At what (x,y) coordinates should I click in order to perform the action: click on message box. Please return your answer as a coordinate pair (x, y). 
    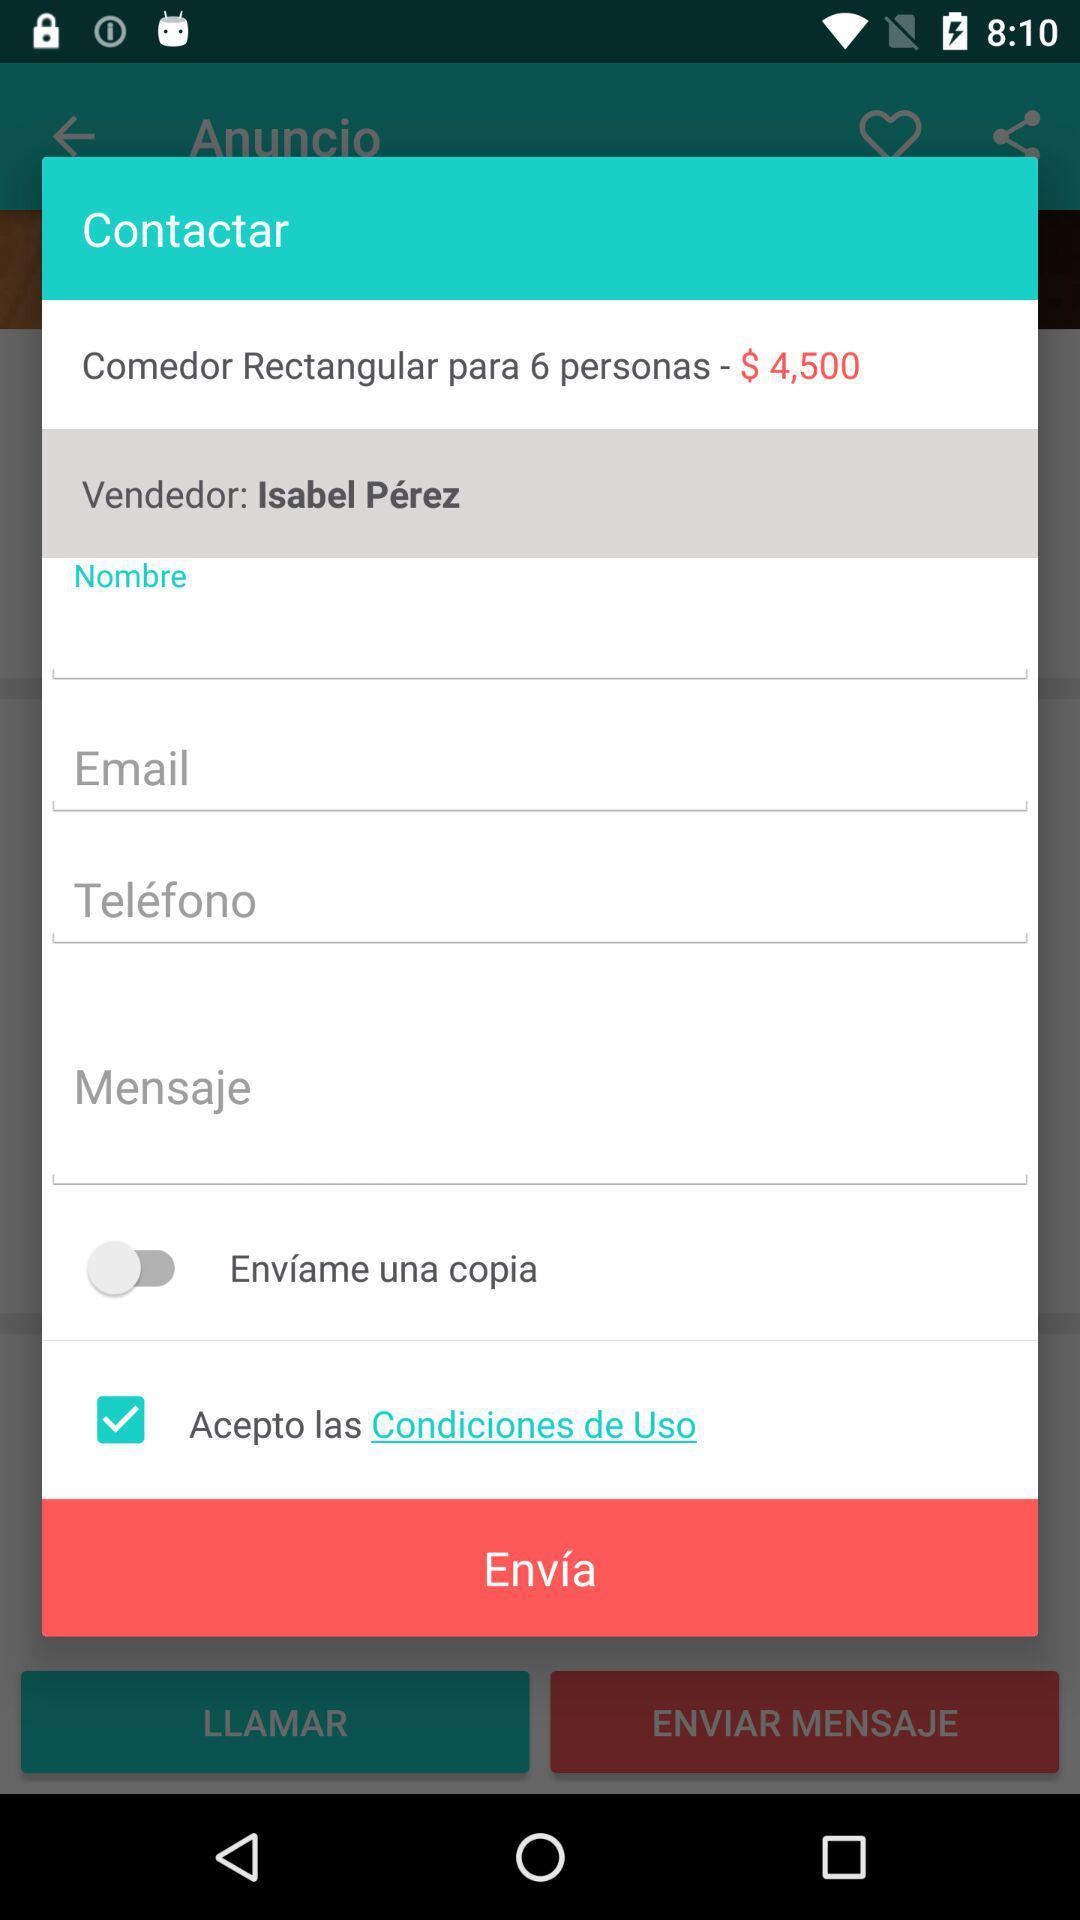
    Looking at the image, I should click on (540, 1088).